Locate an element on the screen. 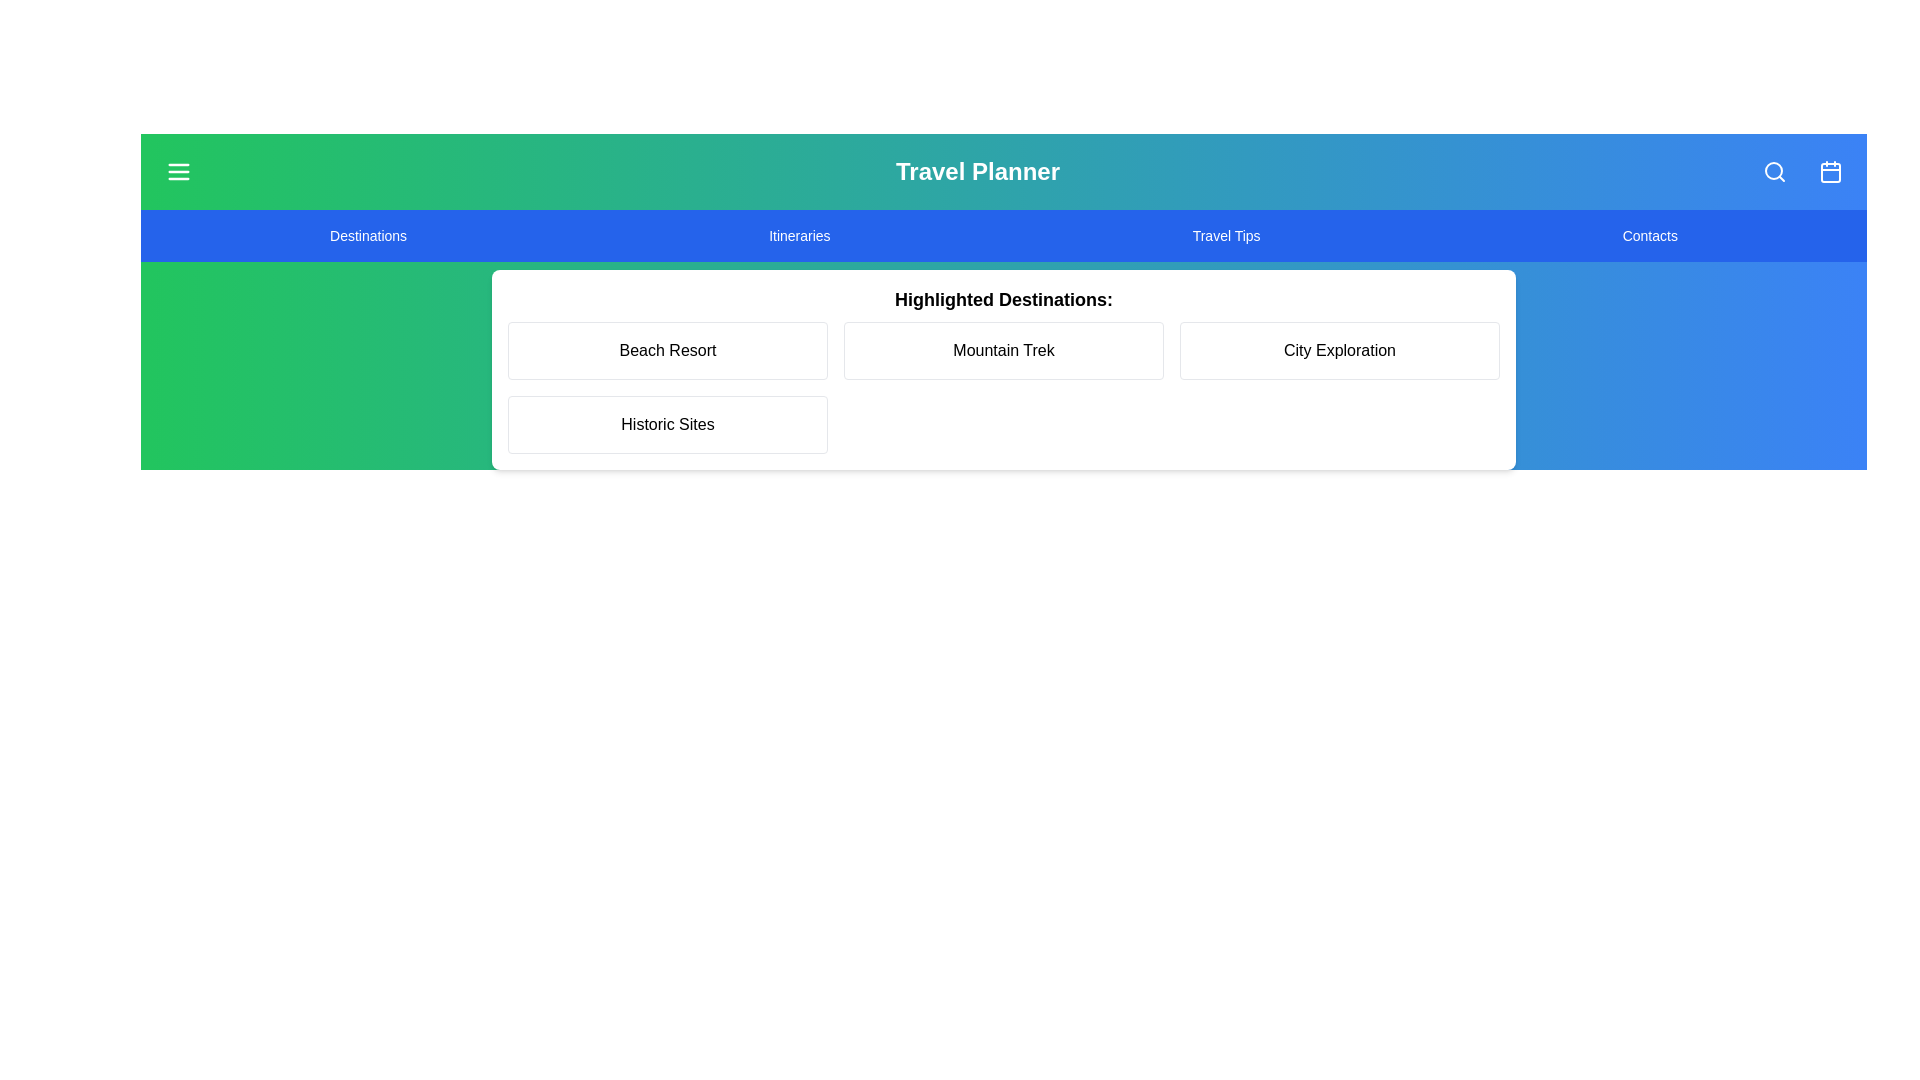 Image resolution: width=1920 pixels, height=1080 pixels. the menu item Travel Tips to navigate to the corresponding section is located at coordinates (1225, 234).